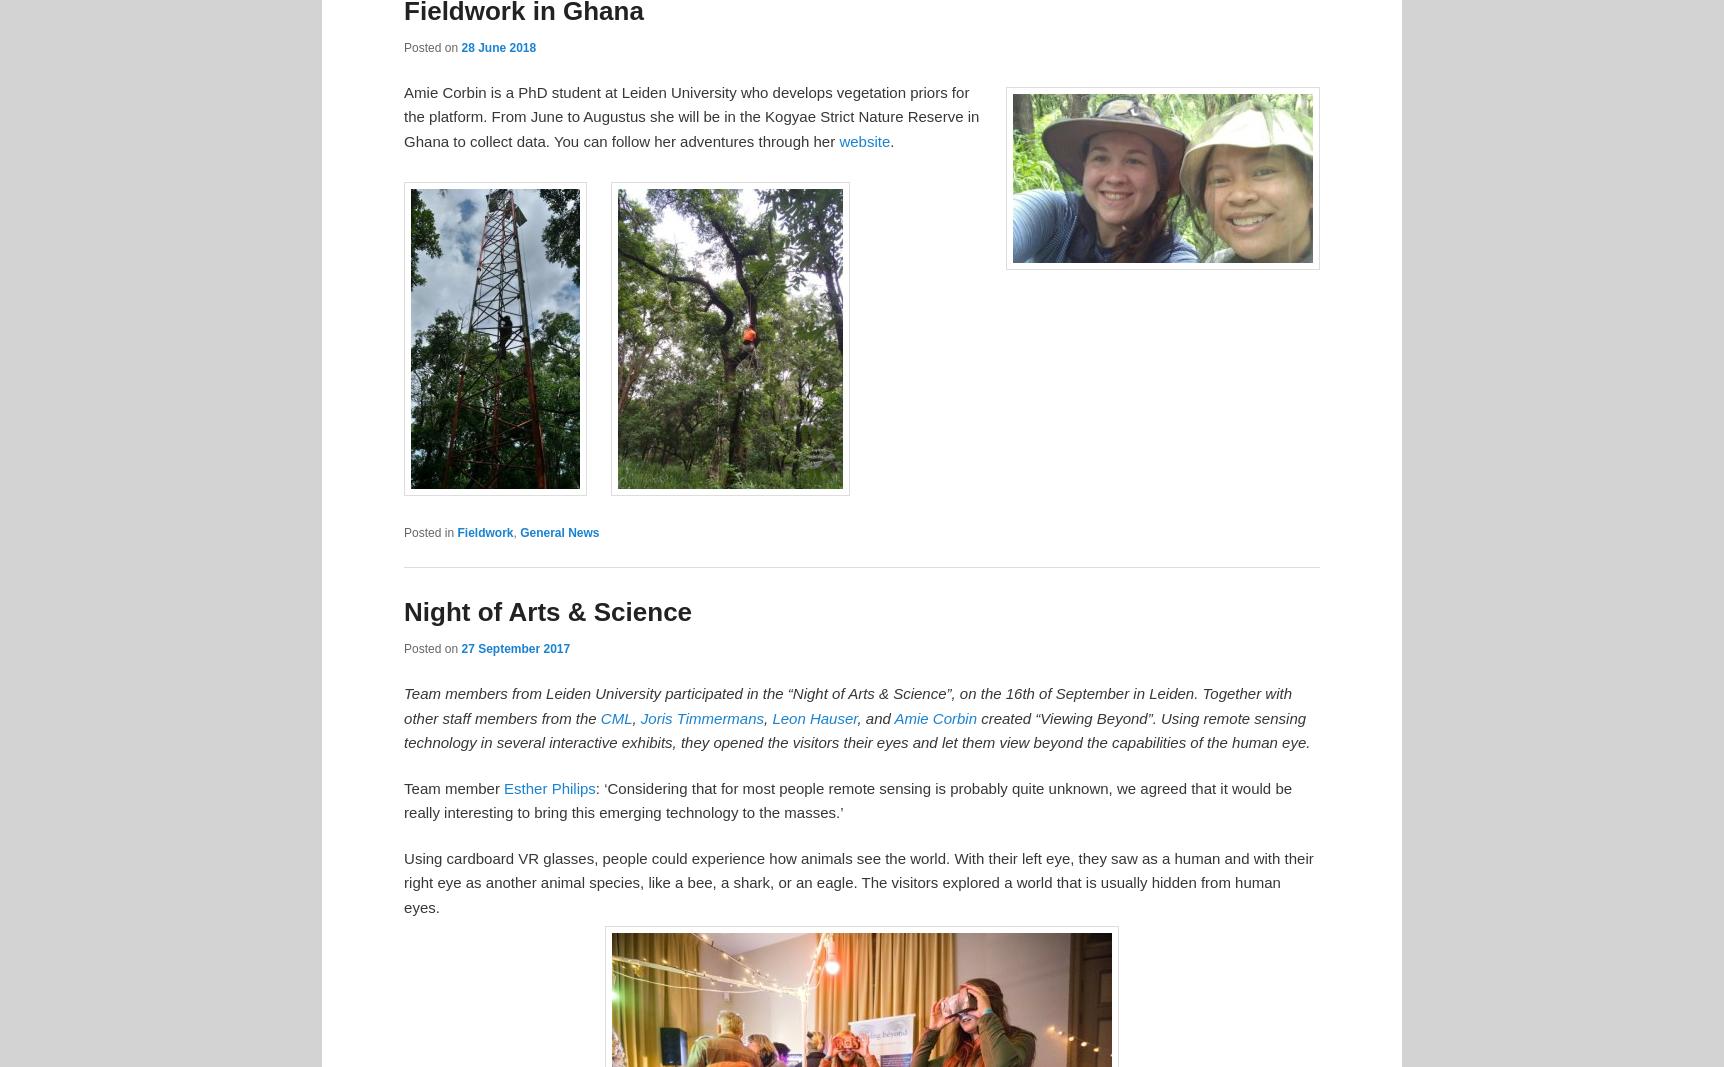 The image size is (1724, 1067). What do you see at coordinates (847, 799) in the screenshot?
I see `': ‘Considering that for most people remote sensing is probably quite unknown, we agreed that it would be really interesting to bring this emerging technology to the masses.’'` at bounding box center [847, 799].